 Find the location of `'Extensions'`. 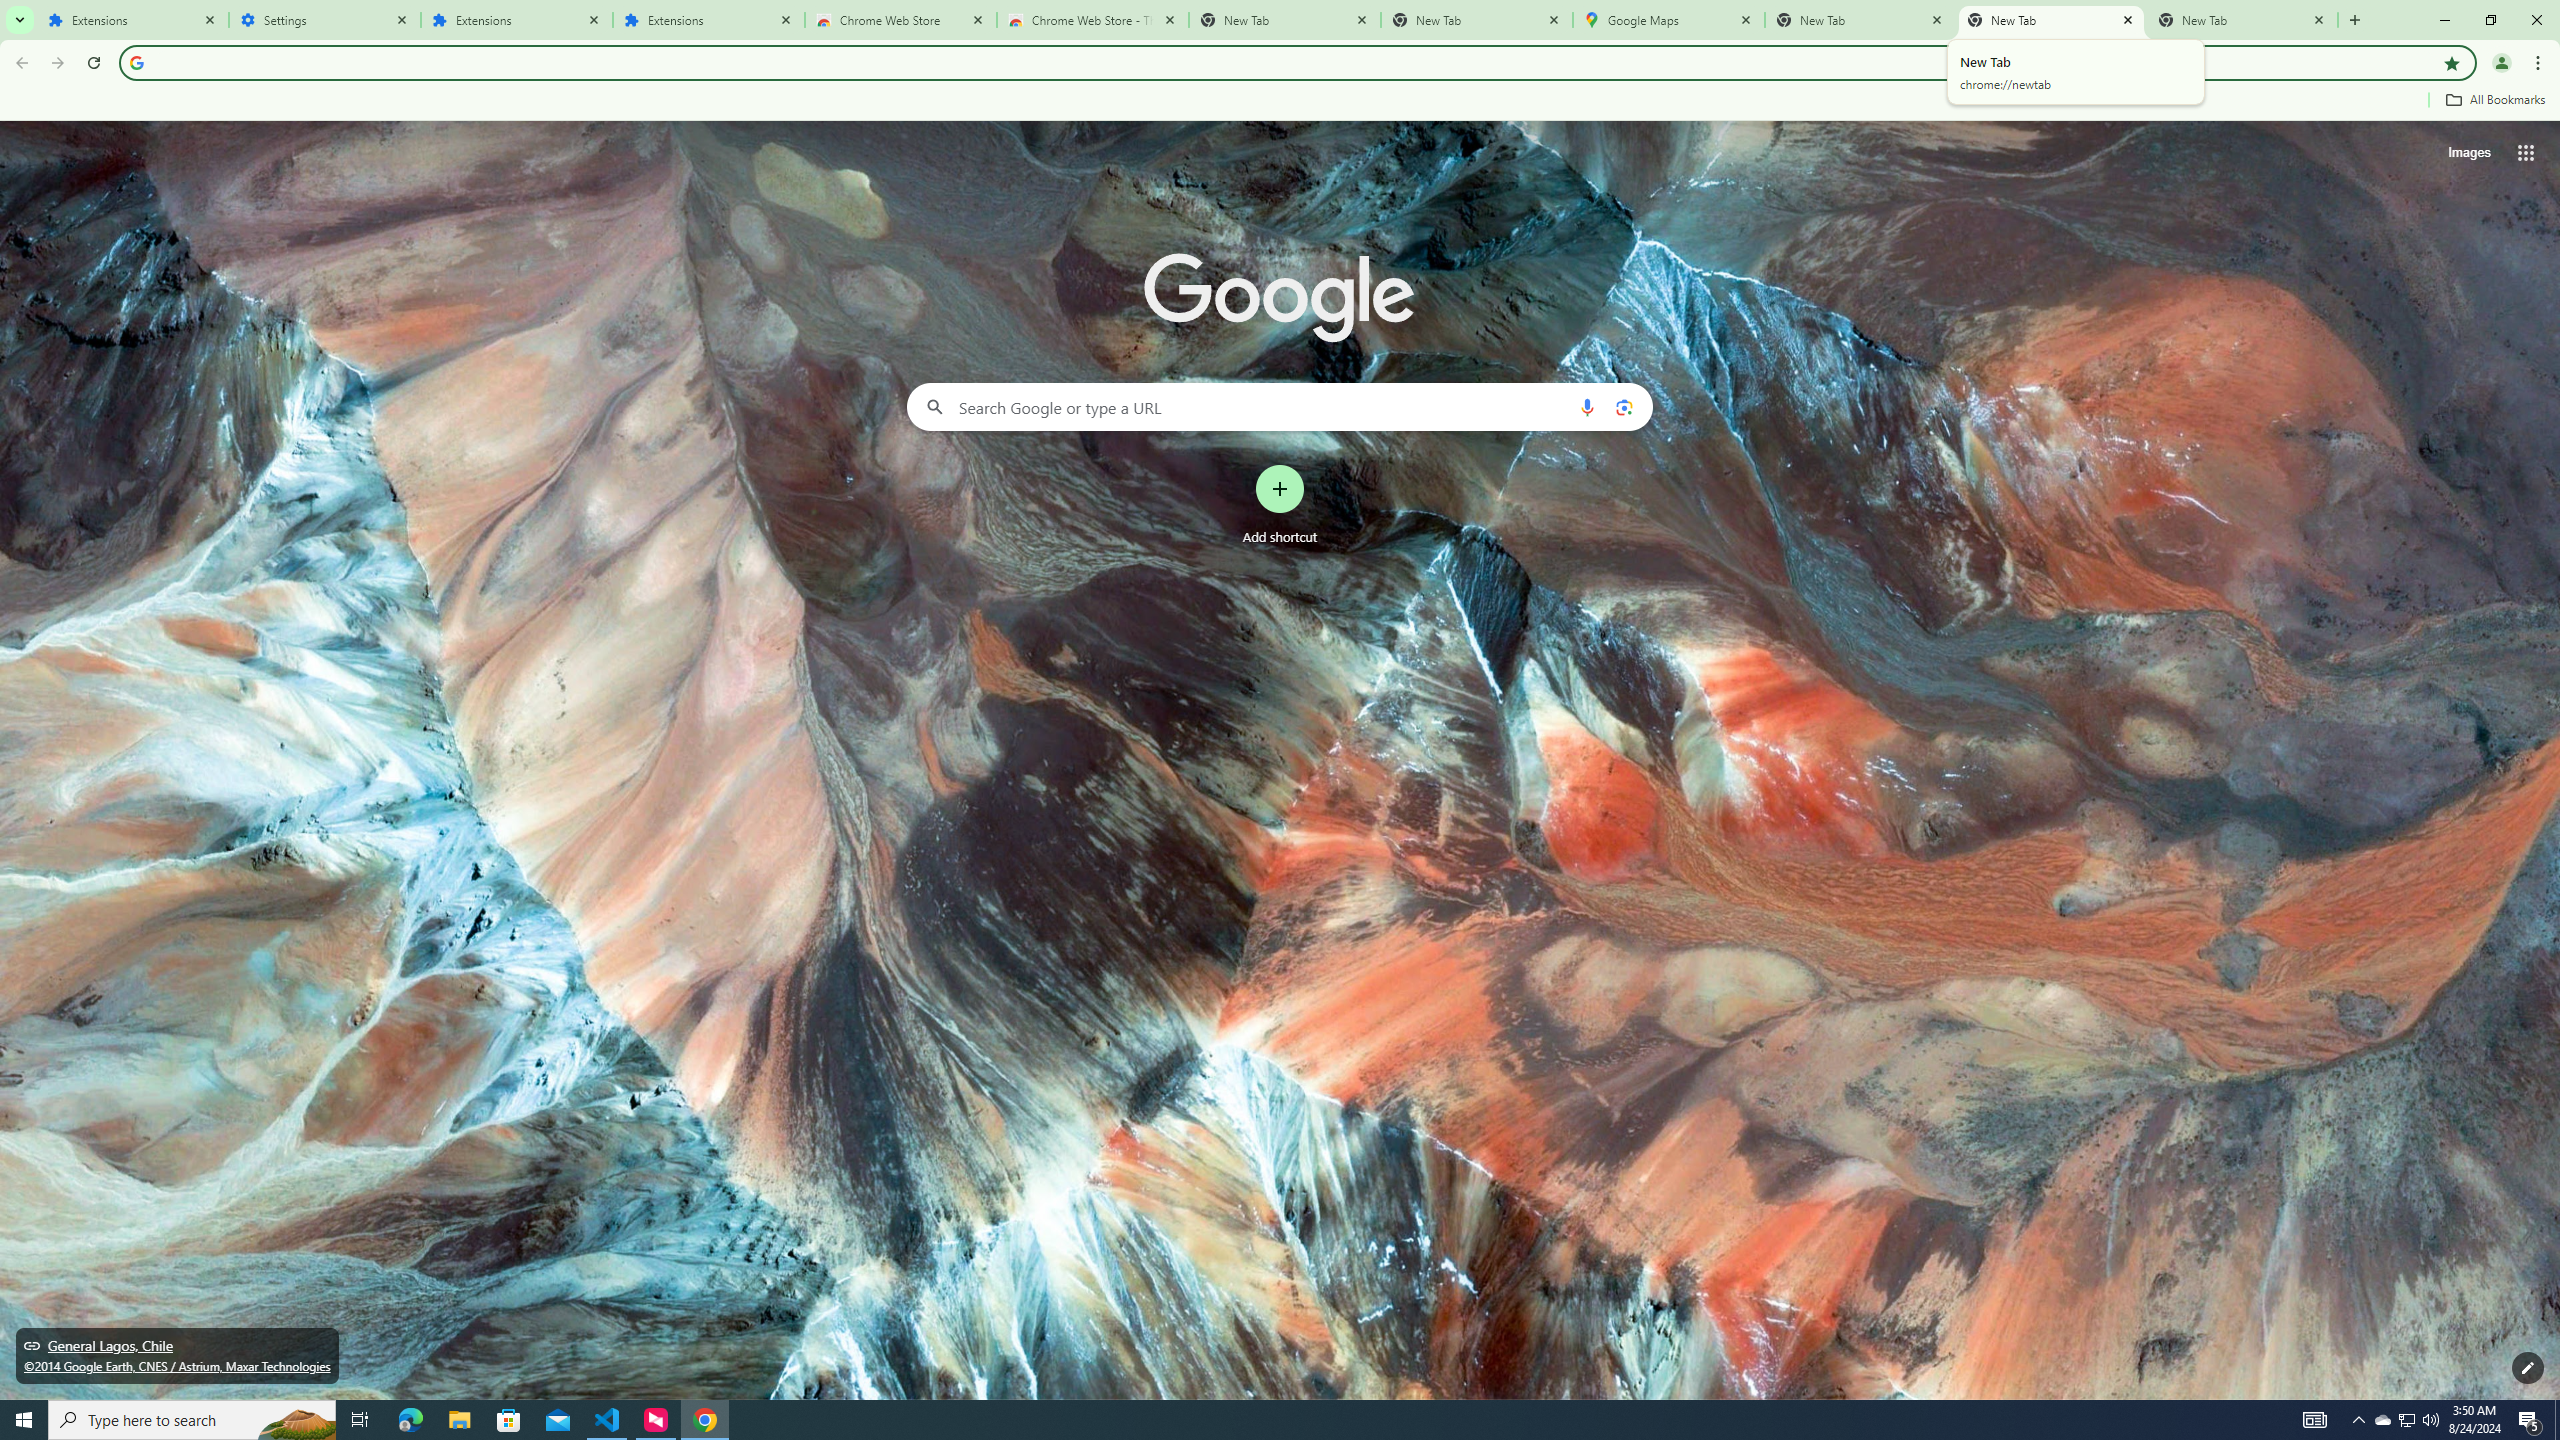

'Extensions' is located at coordinates (709, 19).